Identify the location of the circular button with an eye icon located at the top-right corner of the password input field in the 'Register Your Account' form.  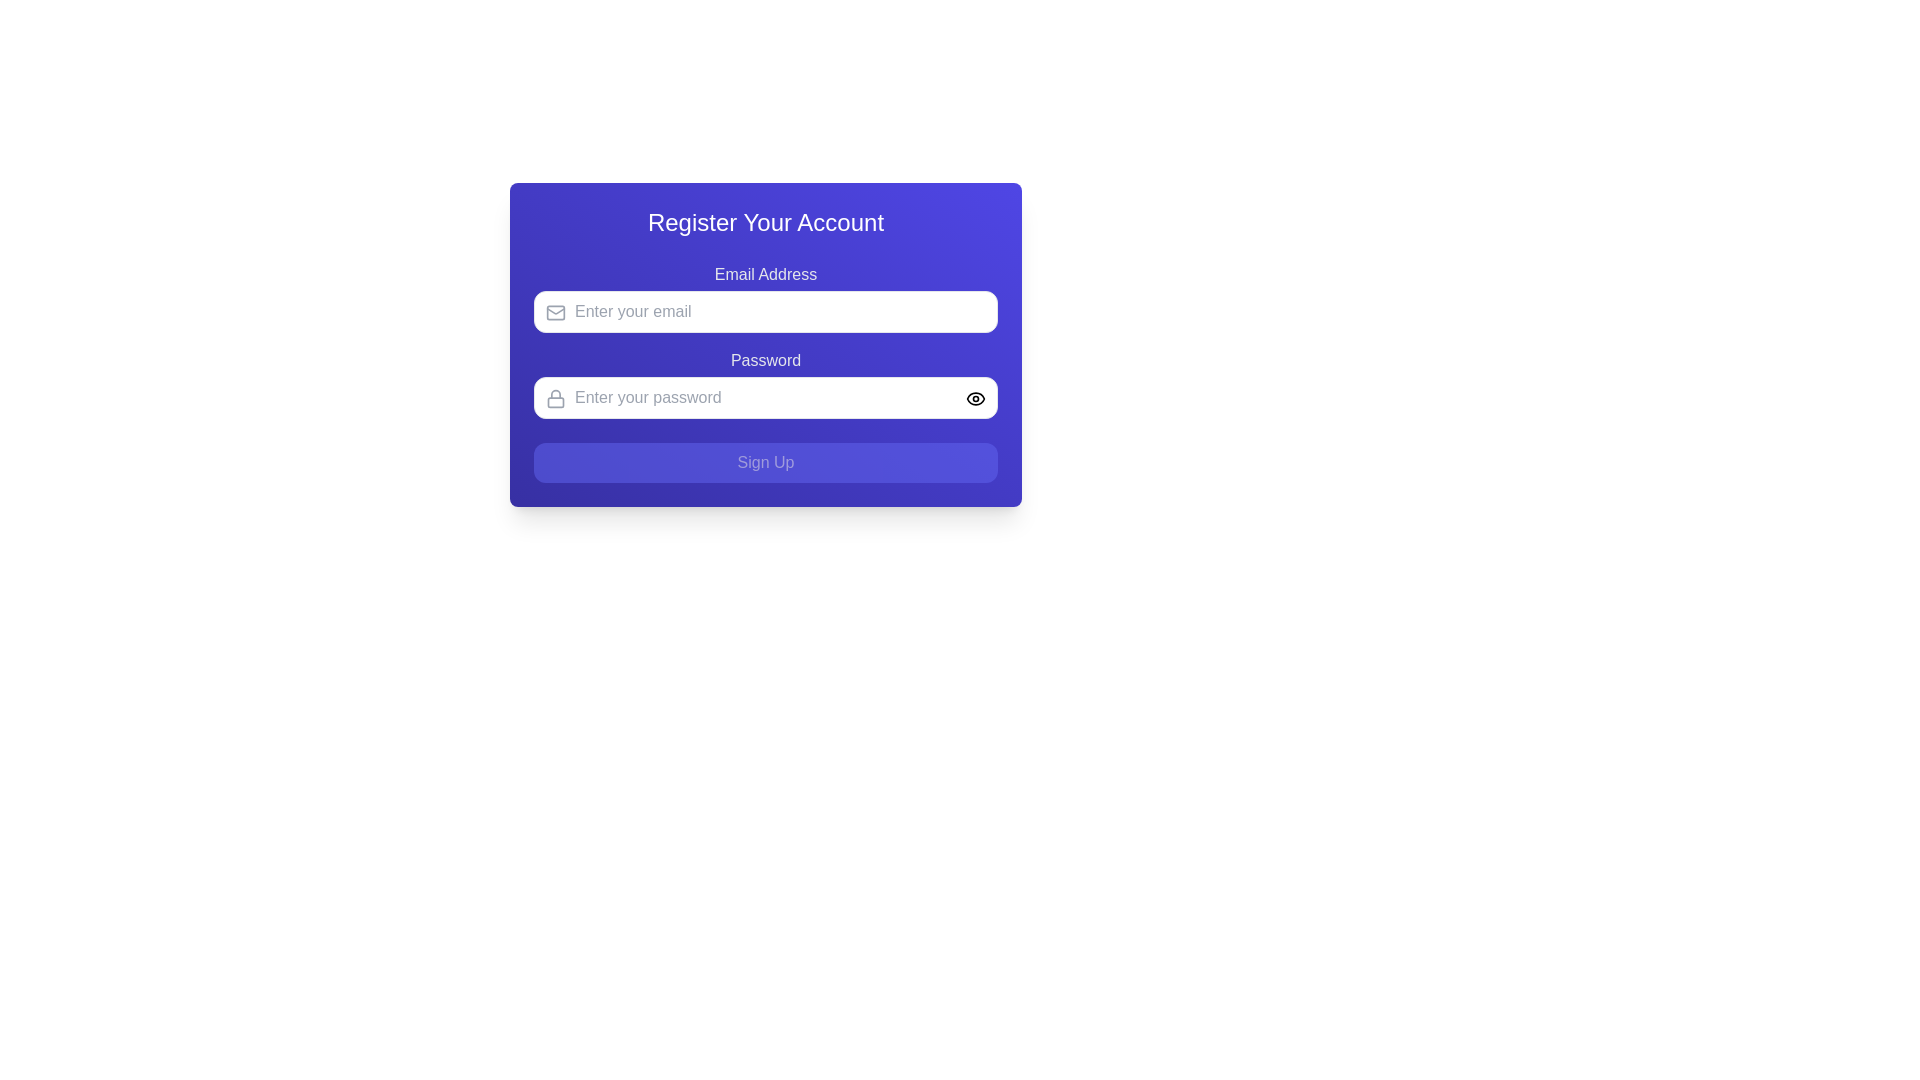
(975, 398).